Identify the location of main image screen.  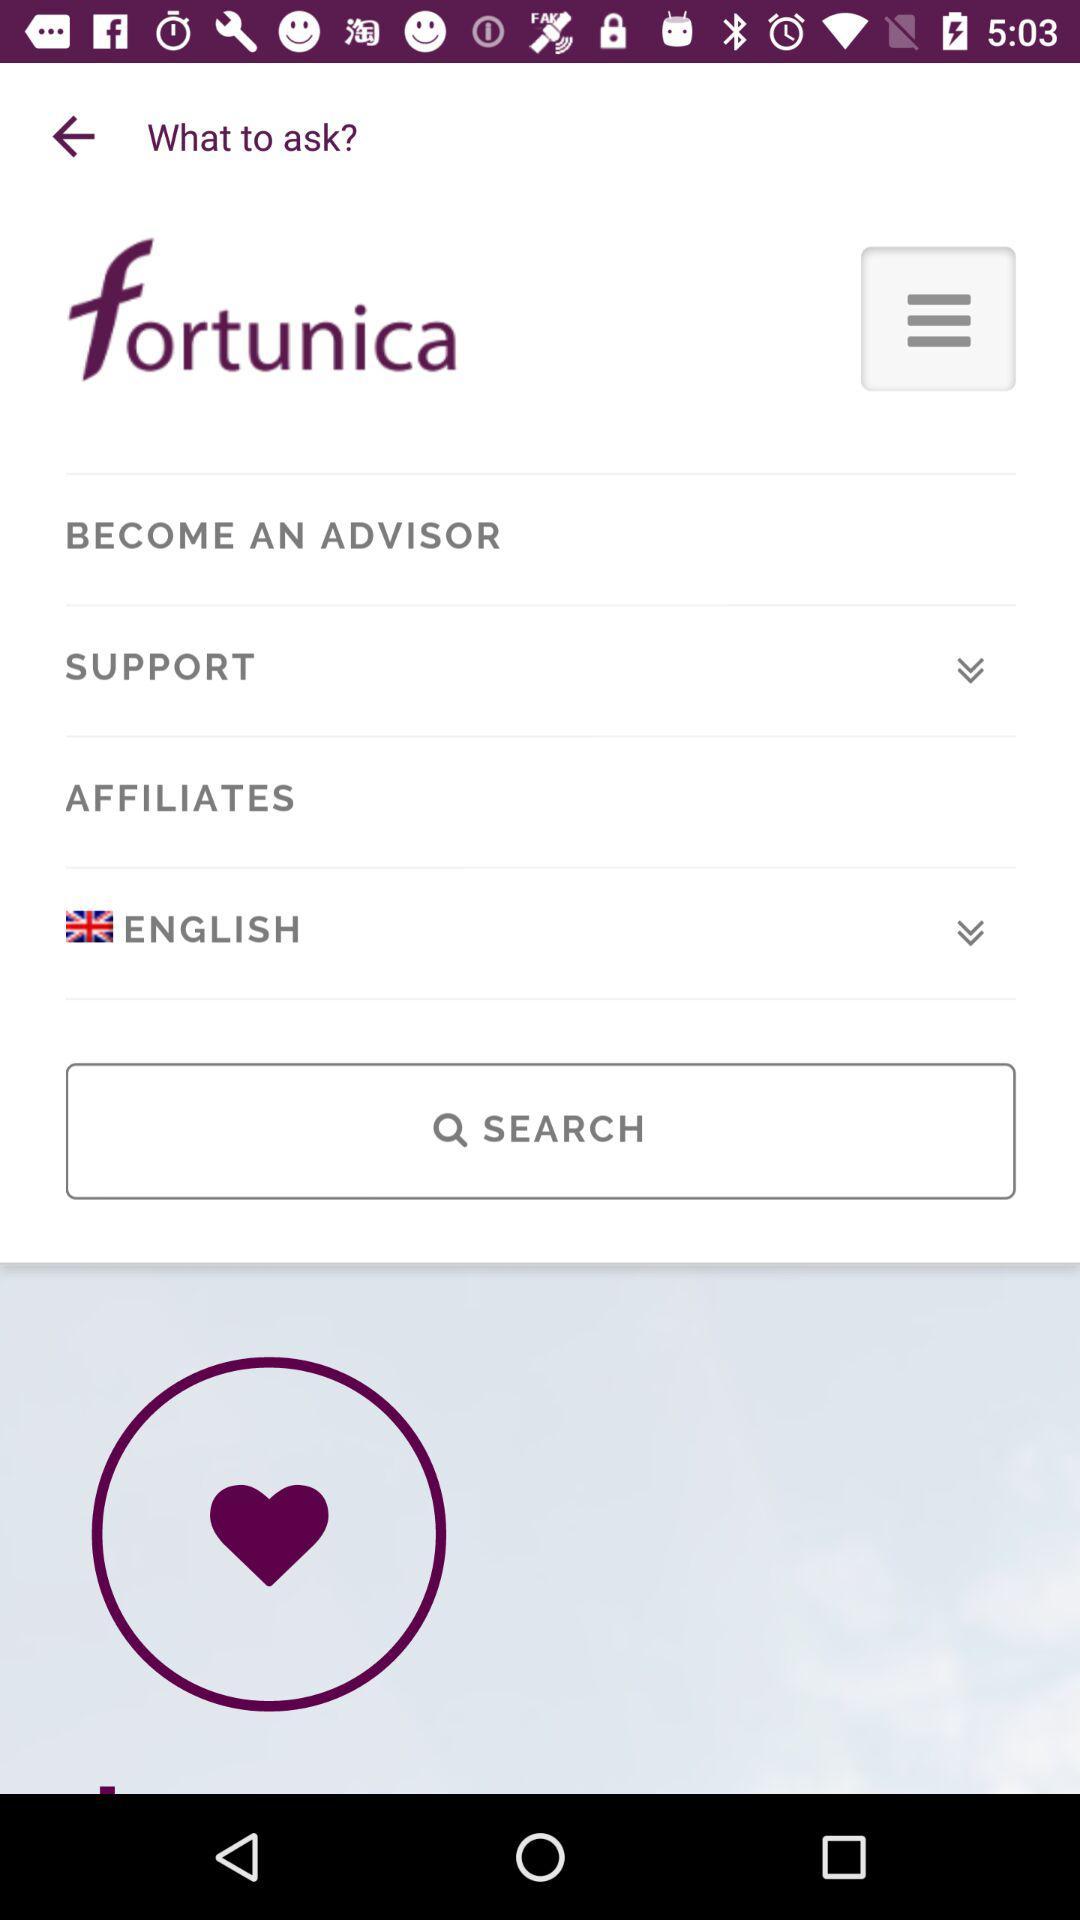
(540, 1002).